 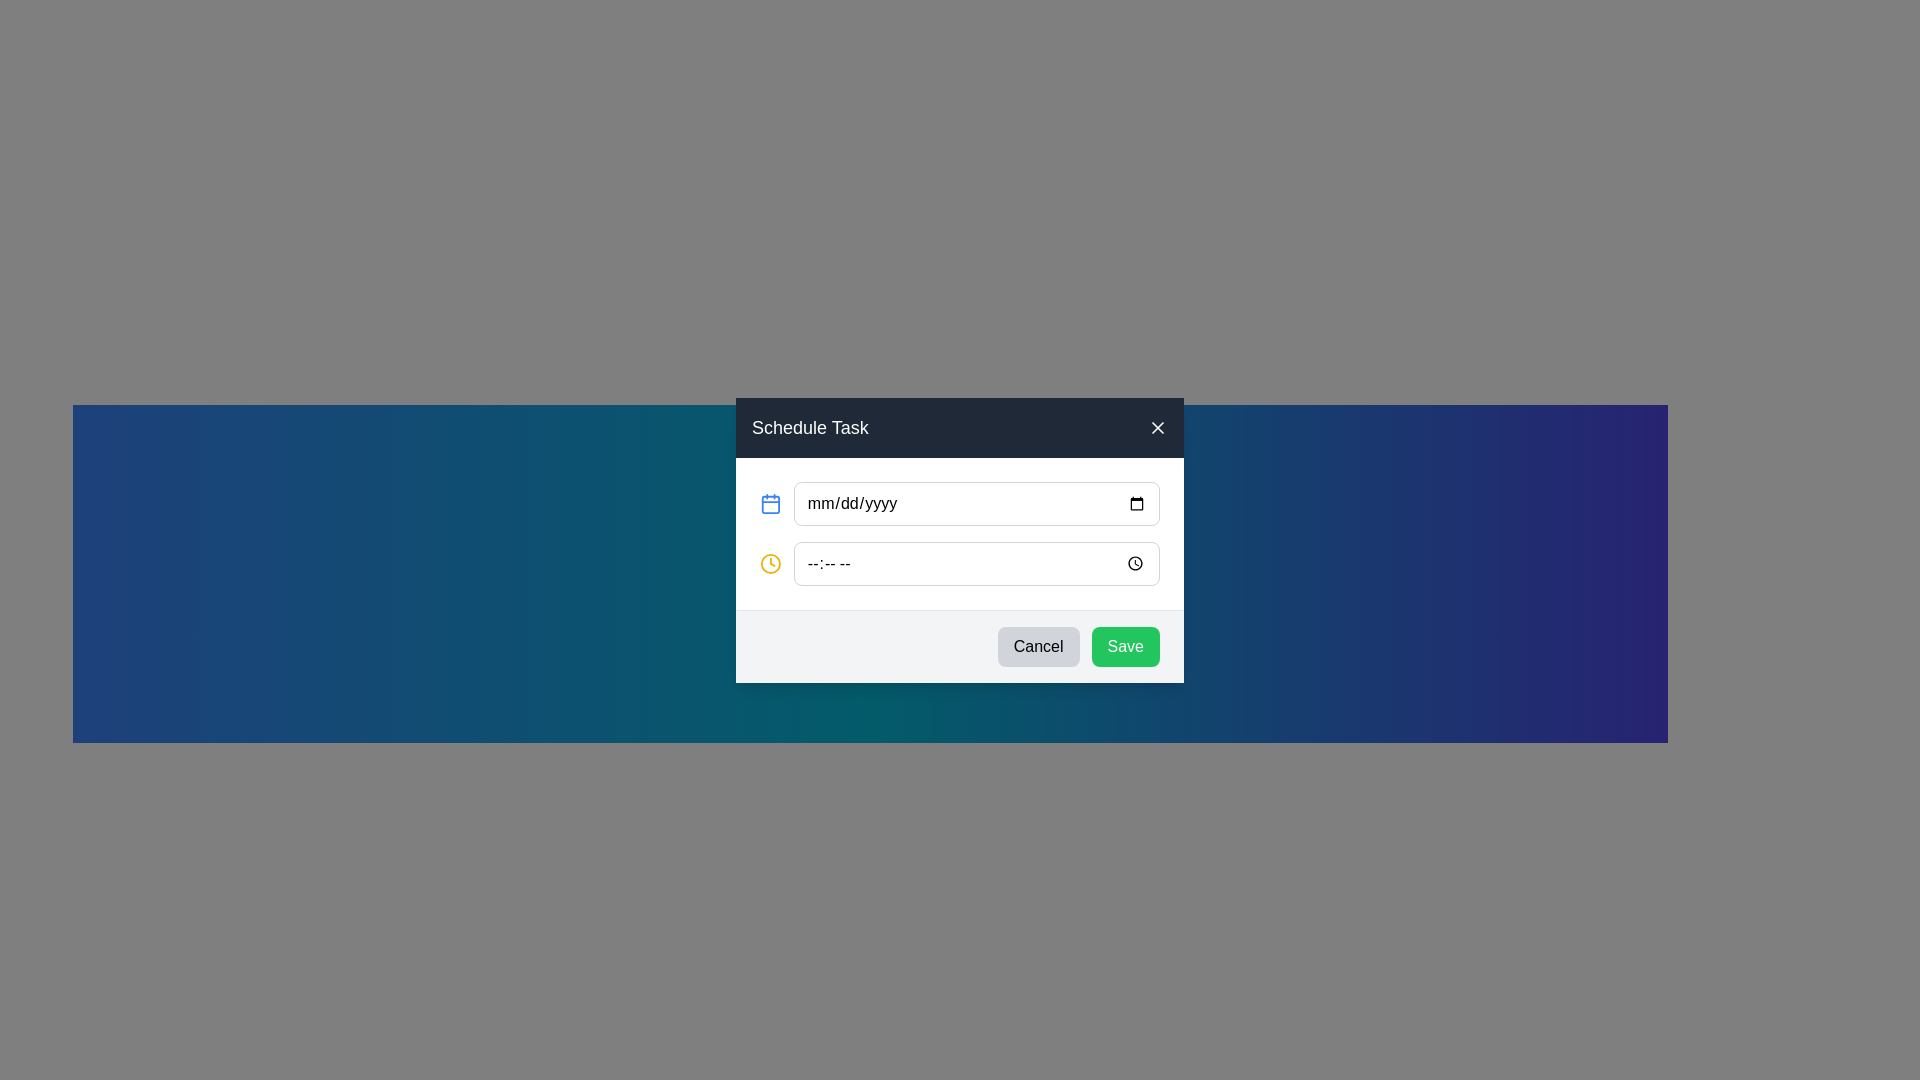 I want to click on the decorative graphic of a clock icon located to the right of the time input field in the 'Schedule Task' modal dialog, so click(x=769, y=563).